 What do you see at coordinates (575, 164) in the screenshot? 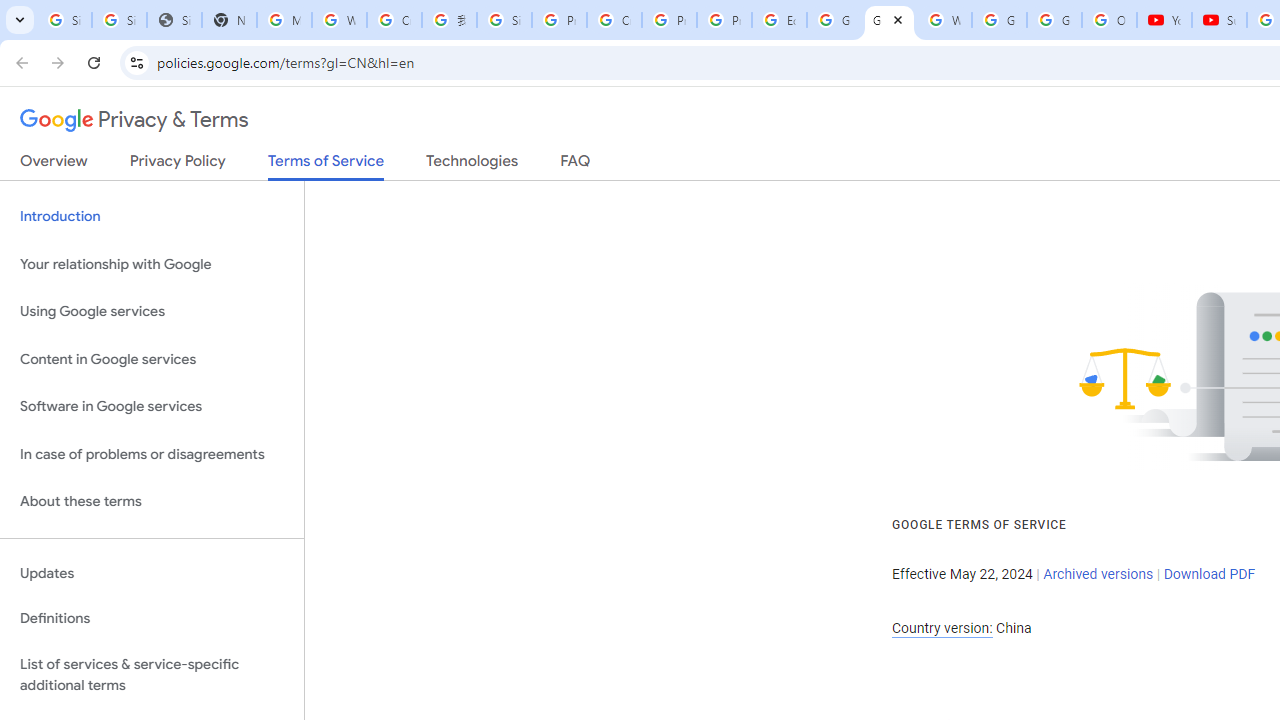
I see `'FAQ'` at bounding box center [575, 164].